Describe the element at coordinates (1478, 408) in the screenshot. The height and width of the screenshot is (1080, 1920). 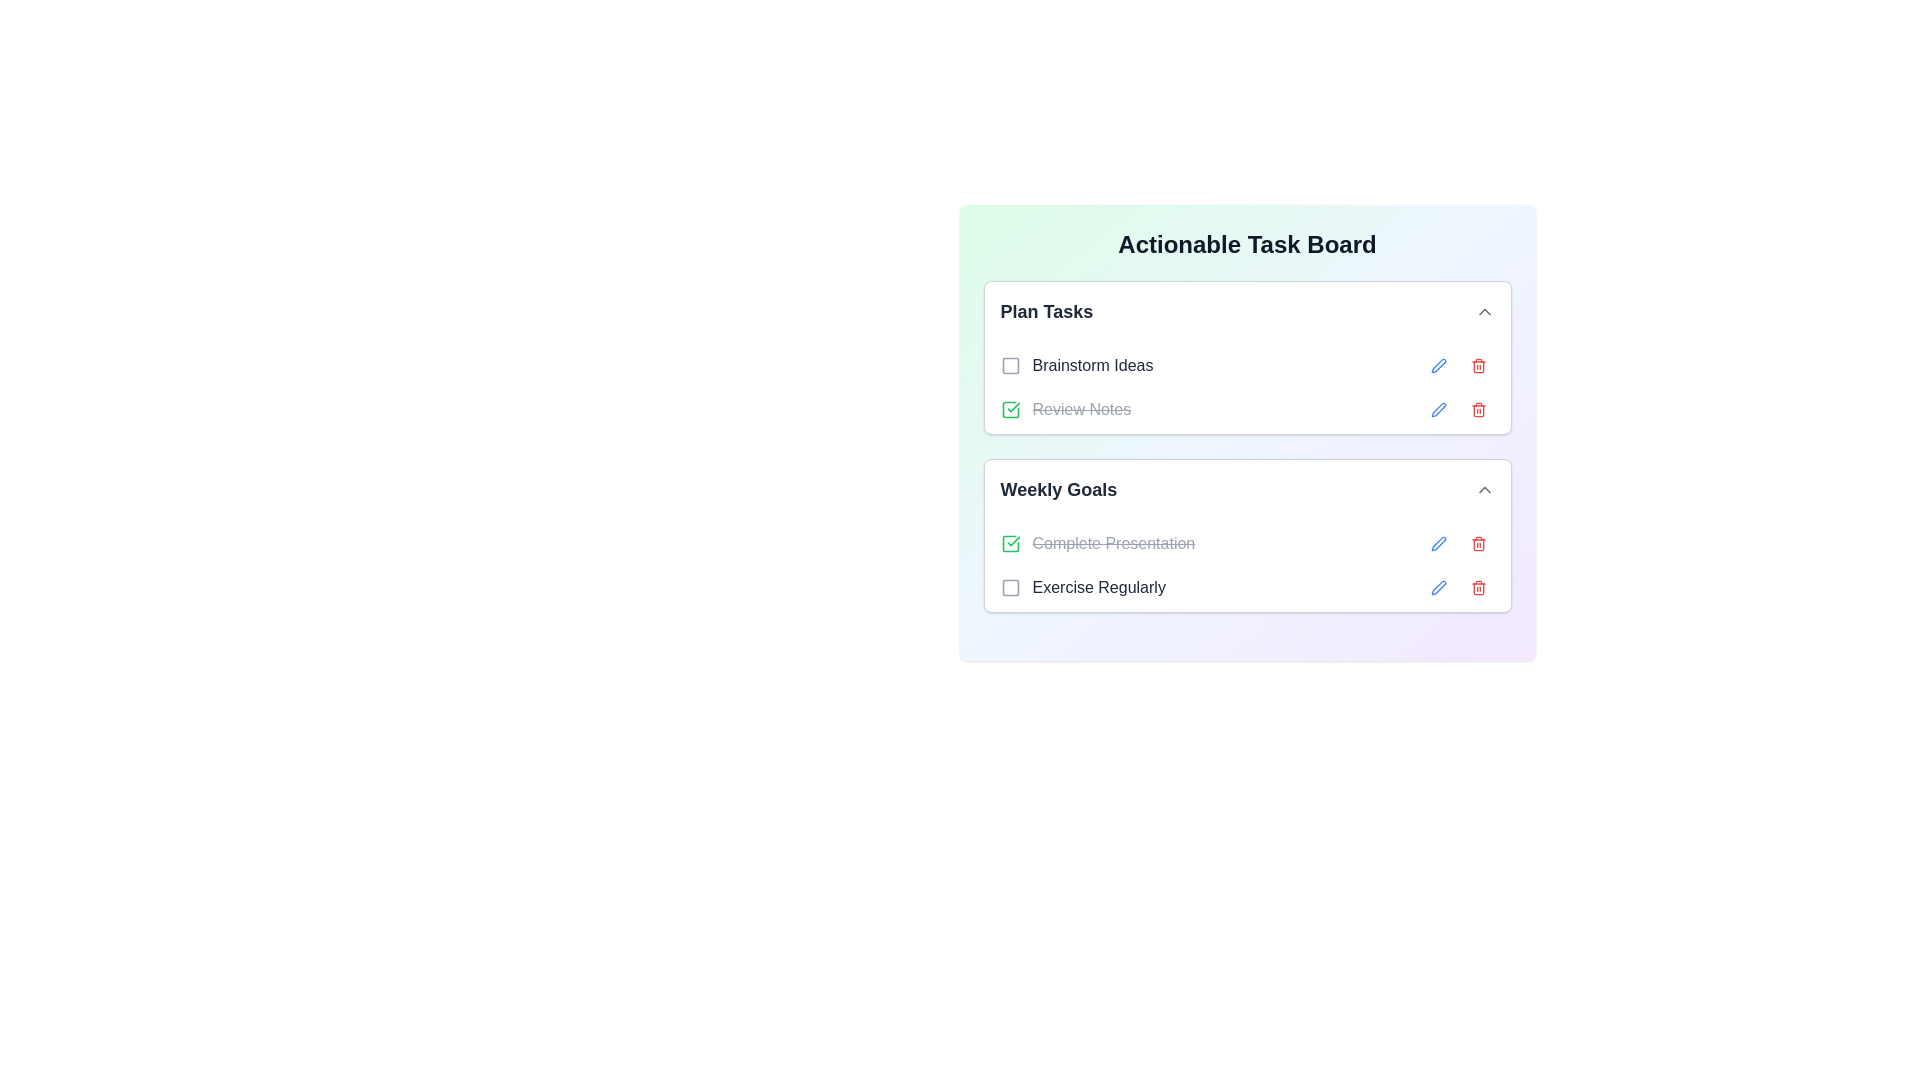
I see `the red trash icon button, which is the second interactive button in the group of action buttons aligned to the right of the 'Review Notes' task in the 'Plan Tasks' section` at that location.